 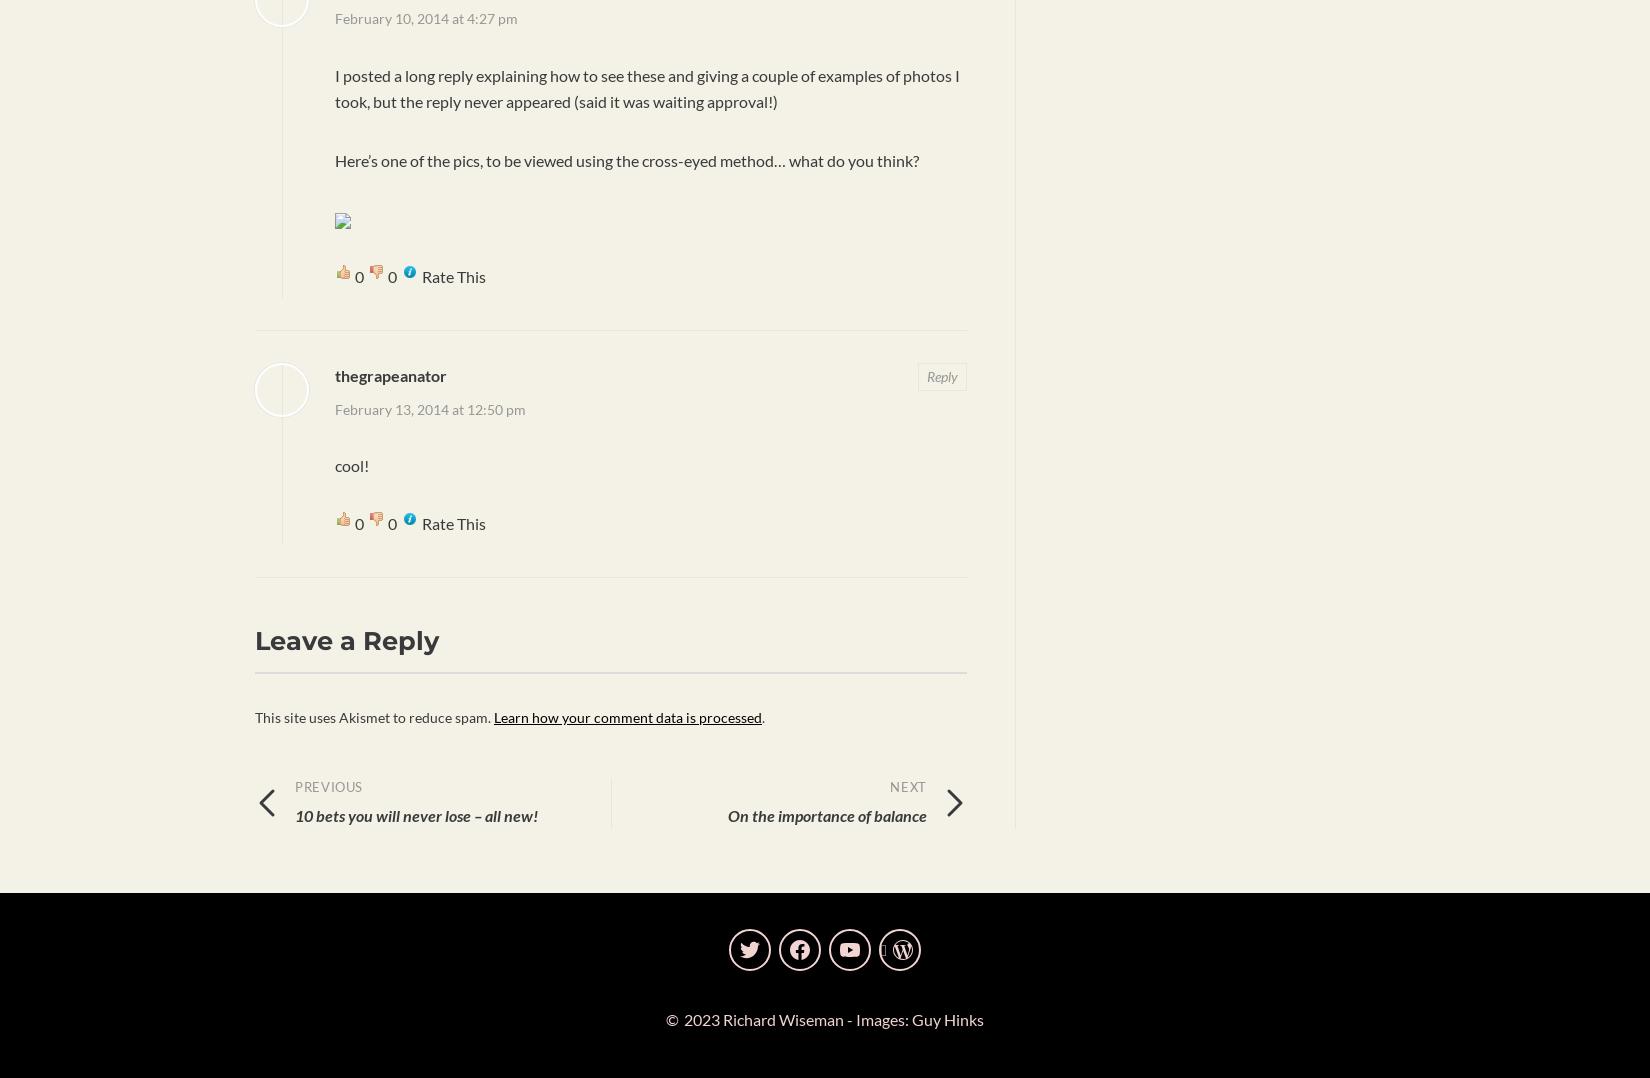 What do you see at coordinates (626, 716) in the screenshot?
I see `'Learn how your comment data is processed'` at bounding box center [626, 716].